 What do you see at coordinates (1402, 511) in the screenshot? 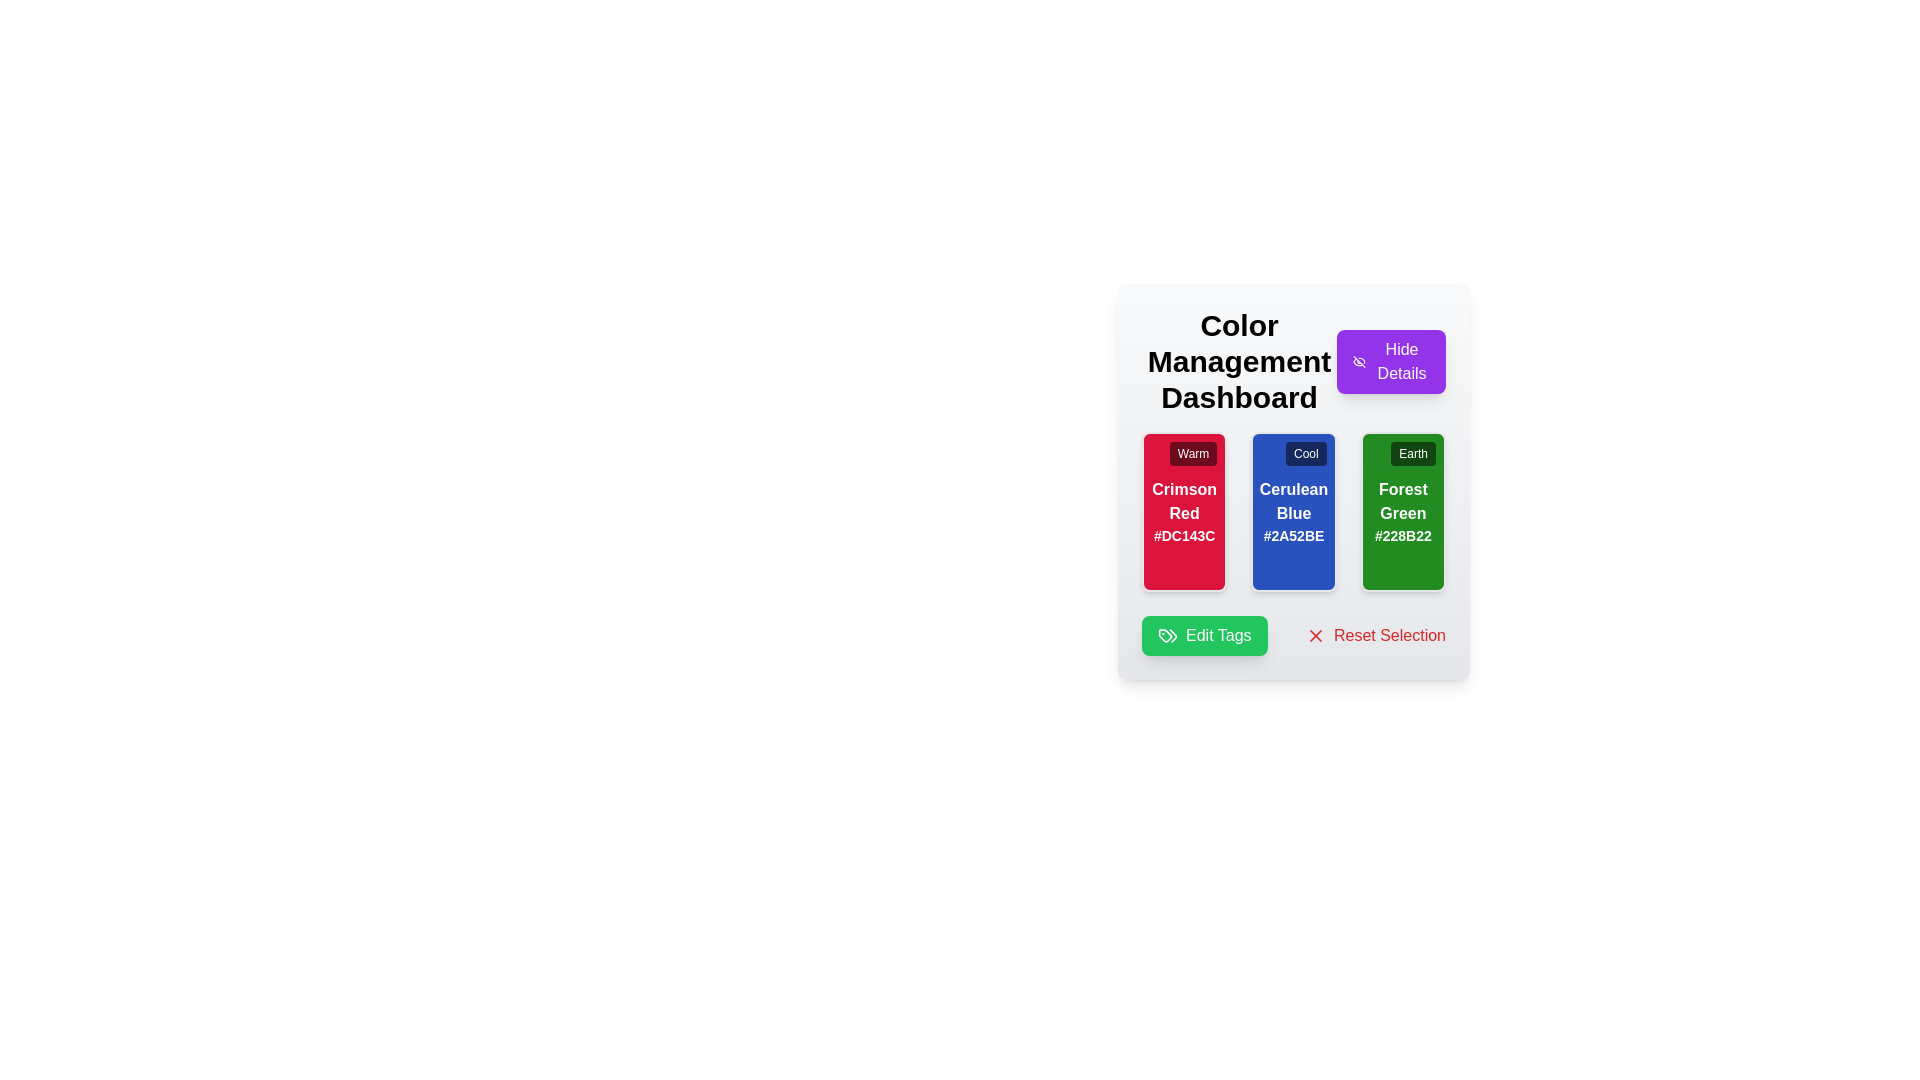
I see `A color swatch component representing 'Forest Green' with the hexadecimal code '#228B22', located in the third column of the grid layout` at bounding box center [1402, 511].